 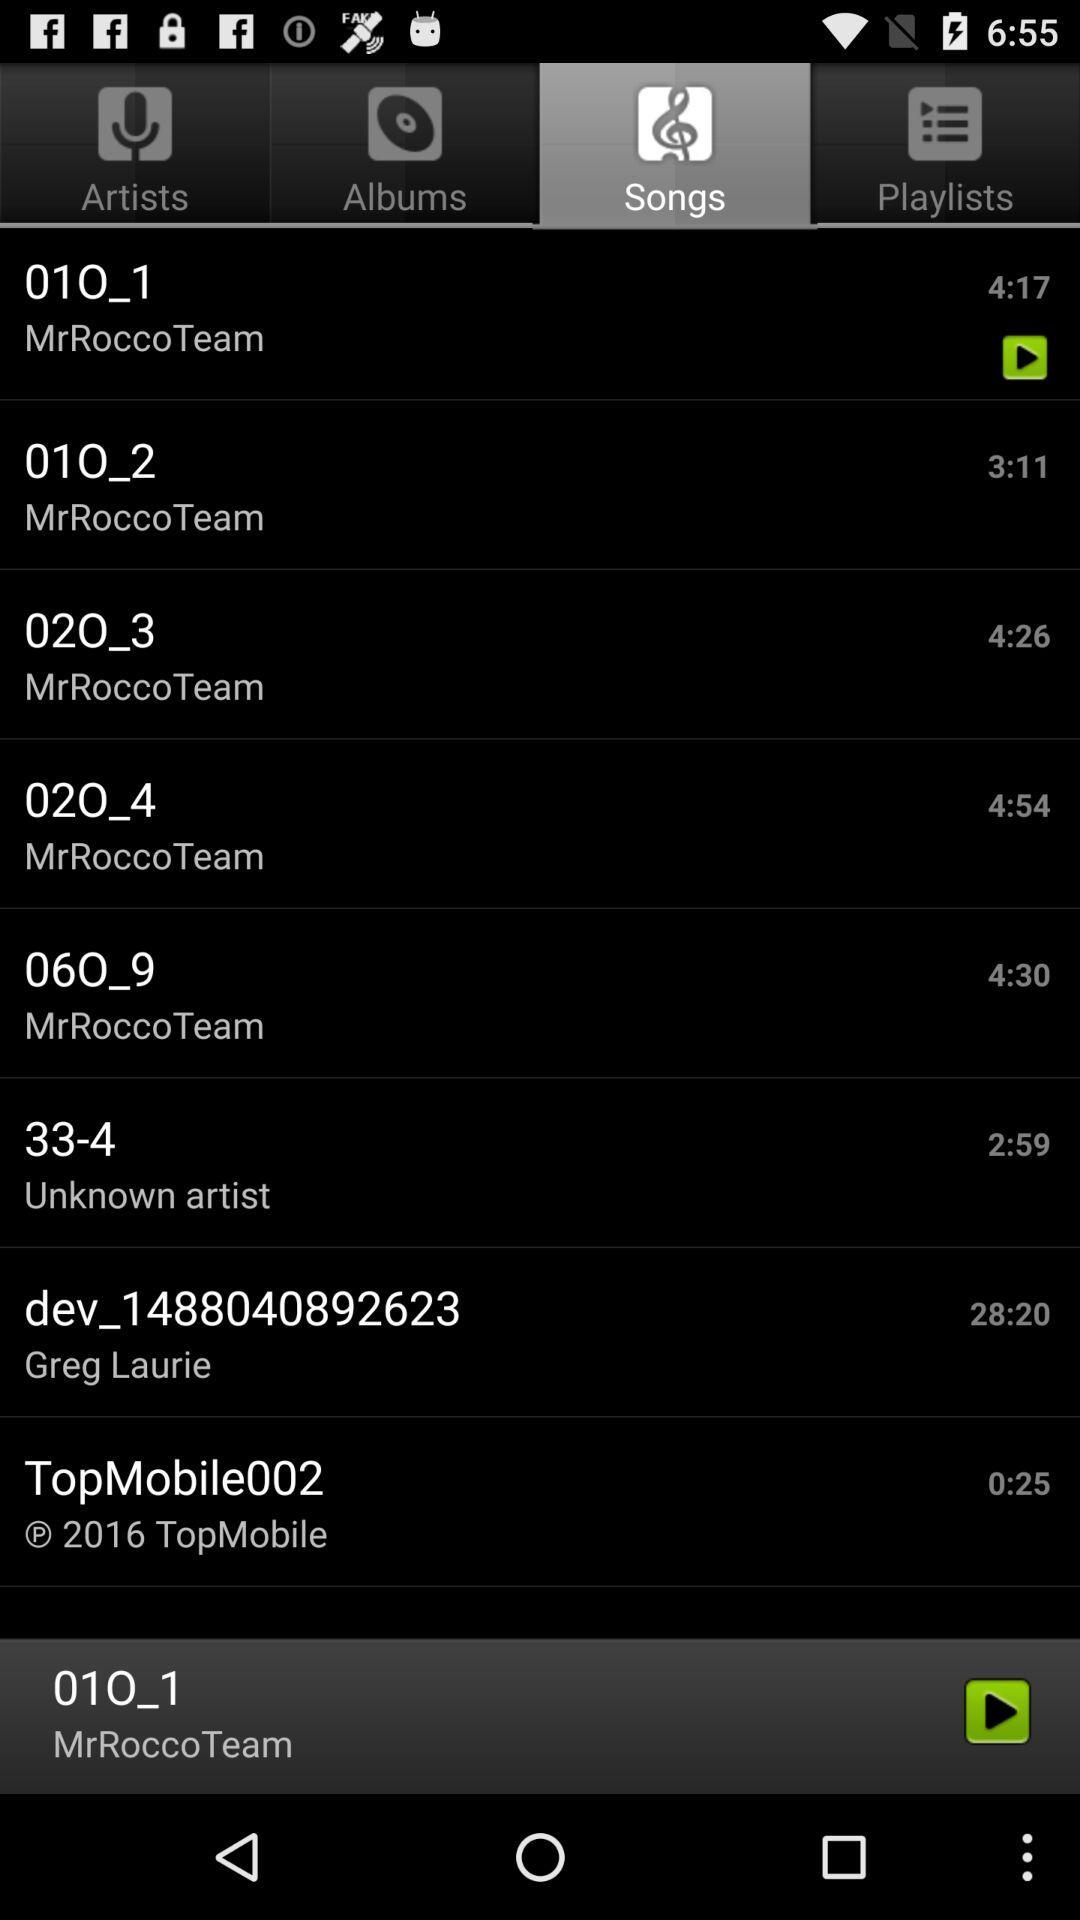 What do you see at coordinates (137, 146) in the screenshot?
I see `item above 01o_1 item` at bounding box center [137, 146].